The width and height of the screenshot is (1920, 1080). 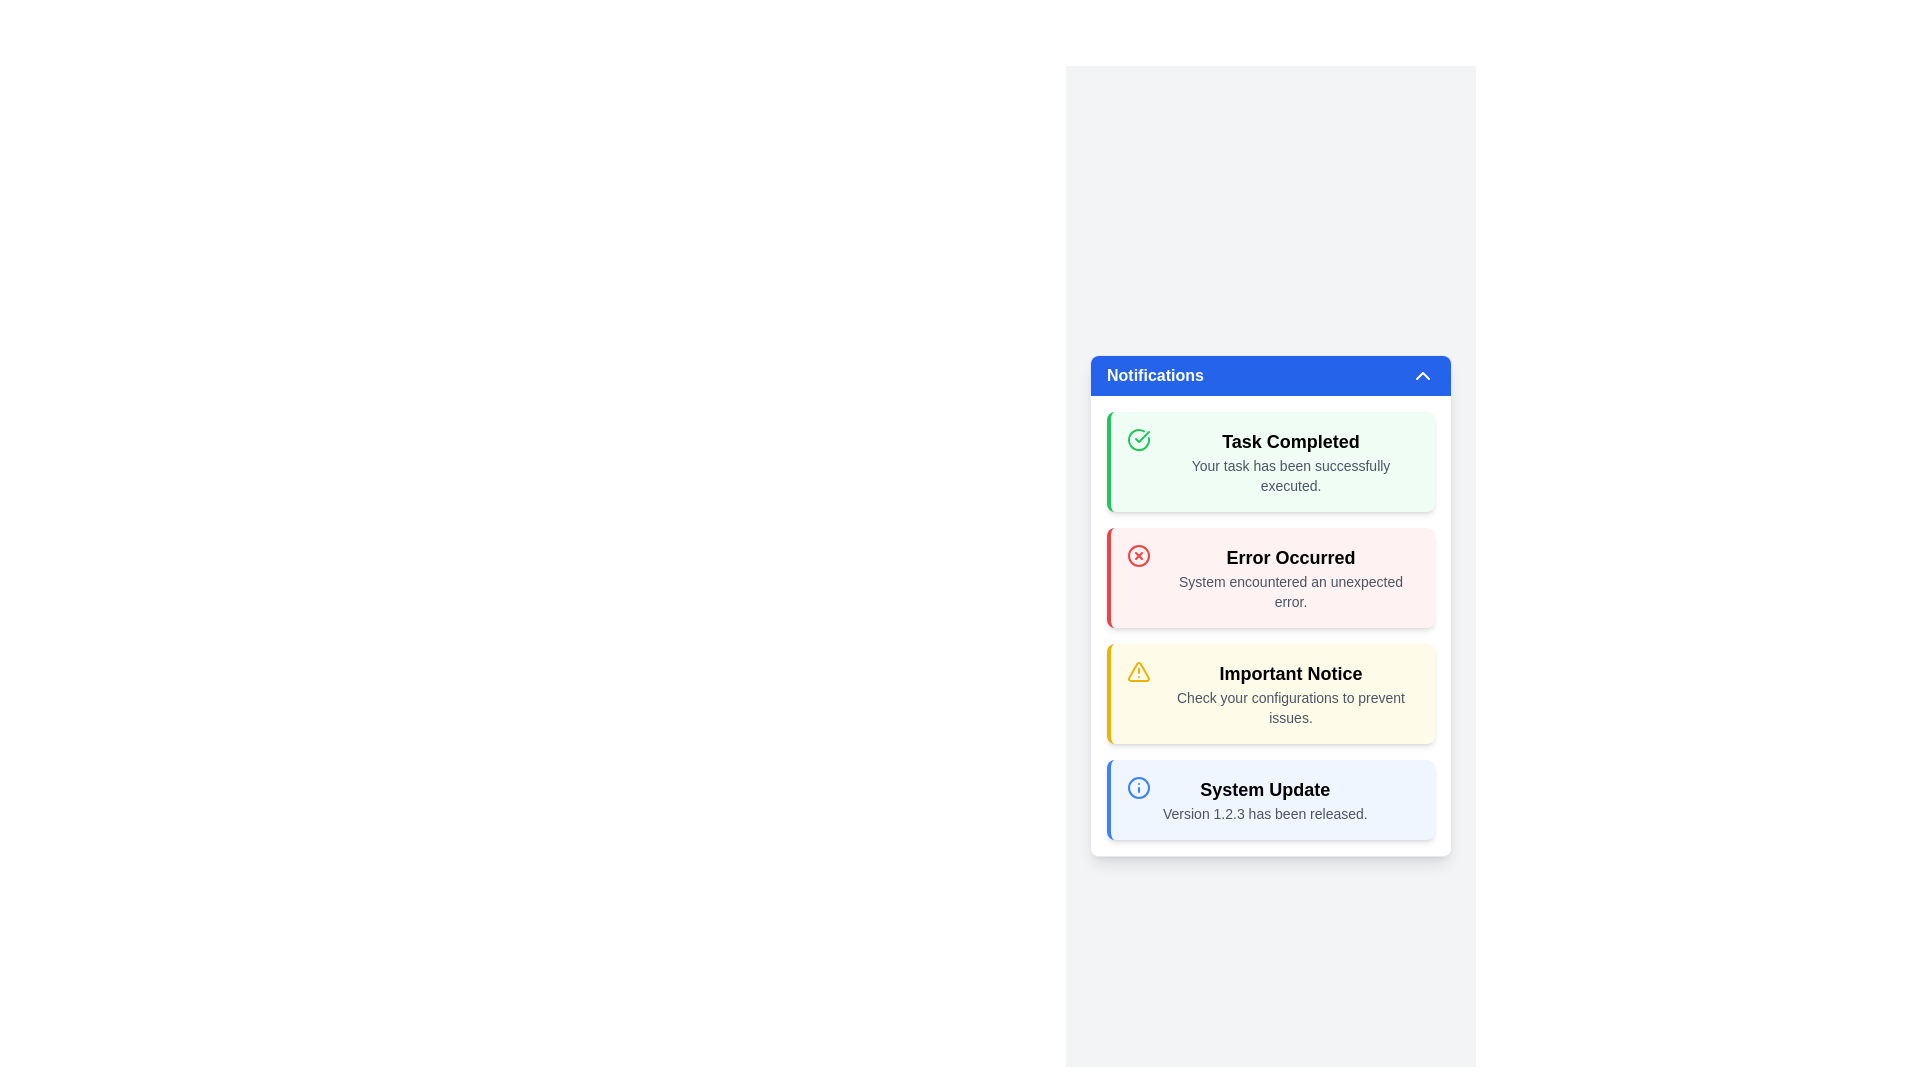 I want to click on the error or alert icon located in the second notification block from the top, which indicates an error with the message 'Error Occurred' and 'System encountered an unexpected error.', so click(x=1138, y=555).